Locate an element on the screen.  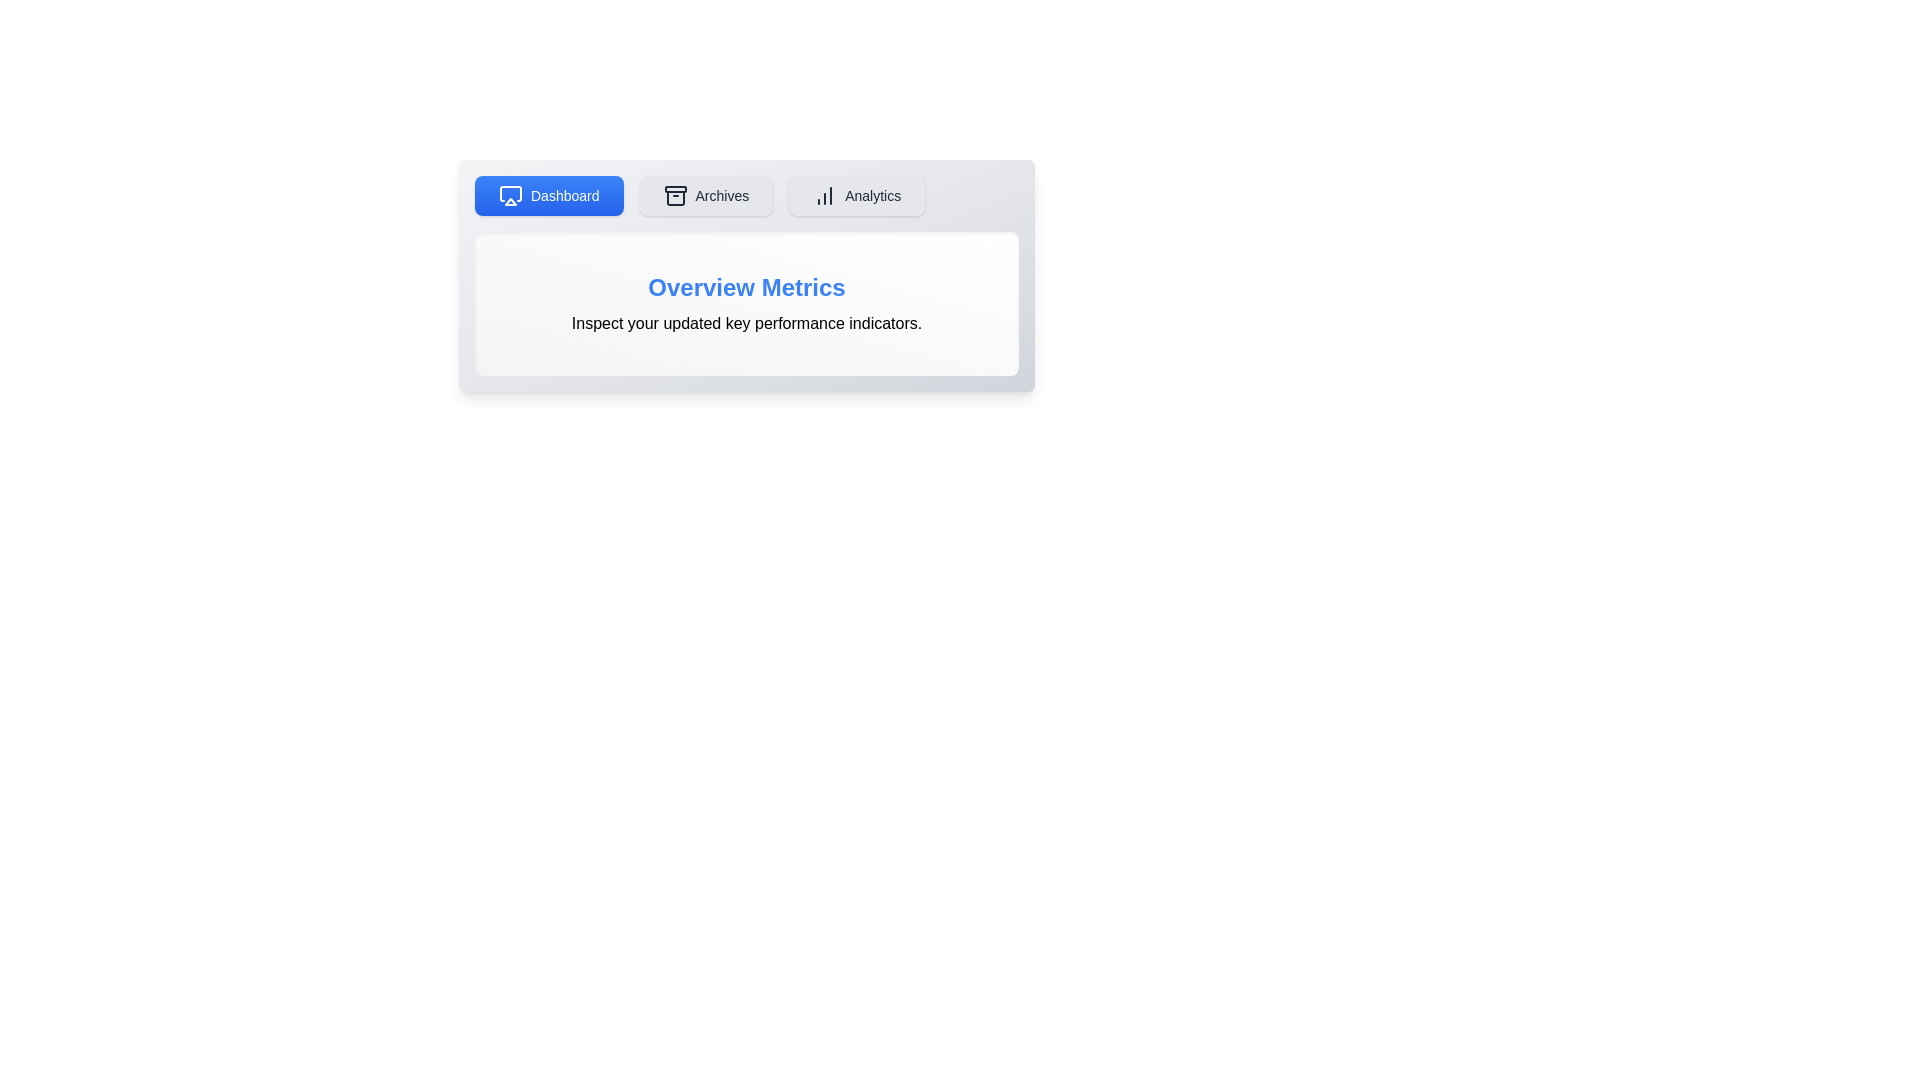
the tab labeled Dashboard by clicking on it is located at coordinates (549, 196).